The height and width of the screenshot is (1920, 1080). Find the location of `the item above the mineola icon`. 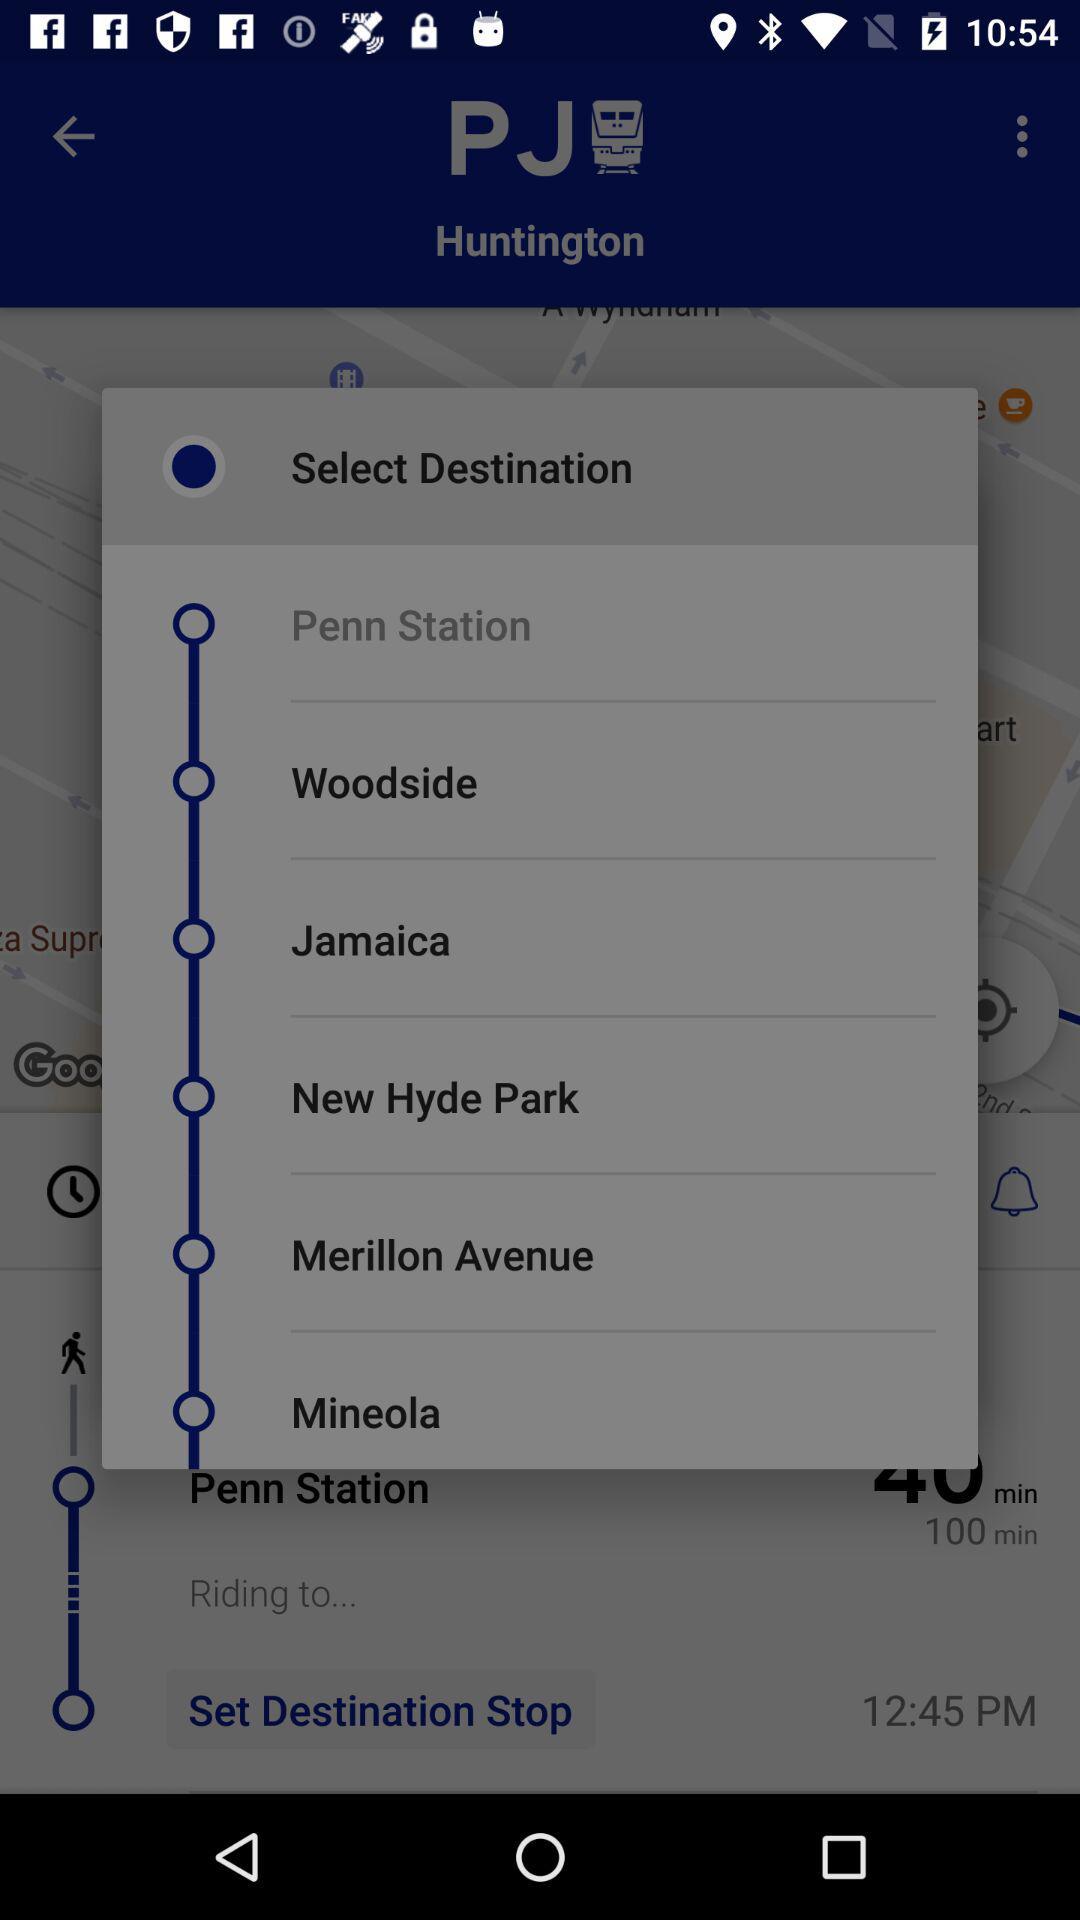

the item above the mineola icon is located at coordinates (612, 1331).